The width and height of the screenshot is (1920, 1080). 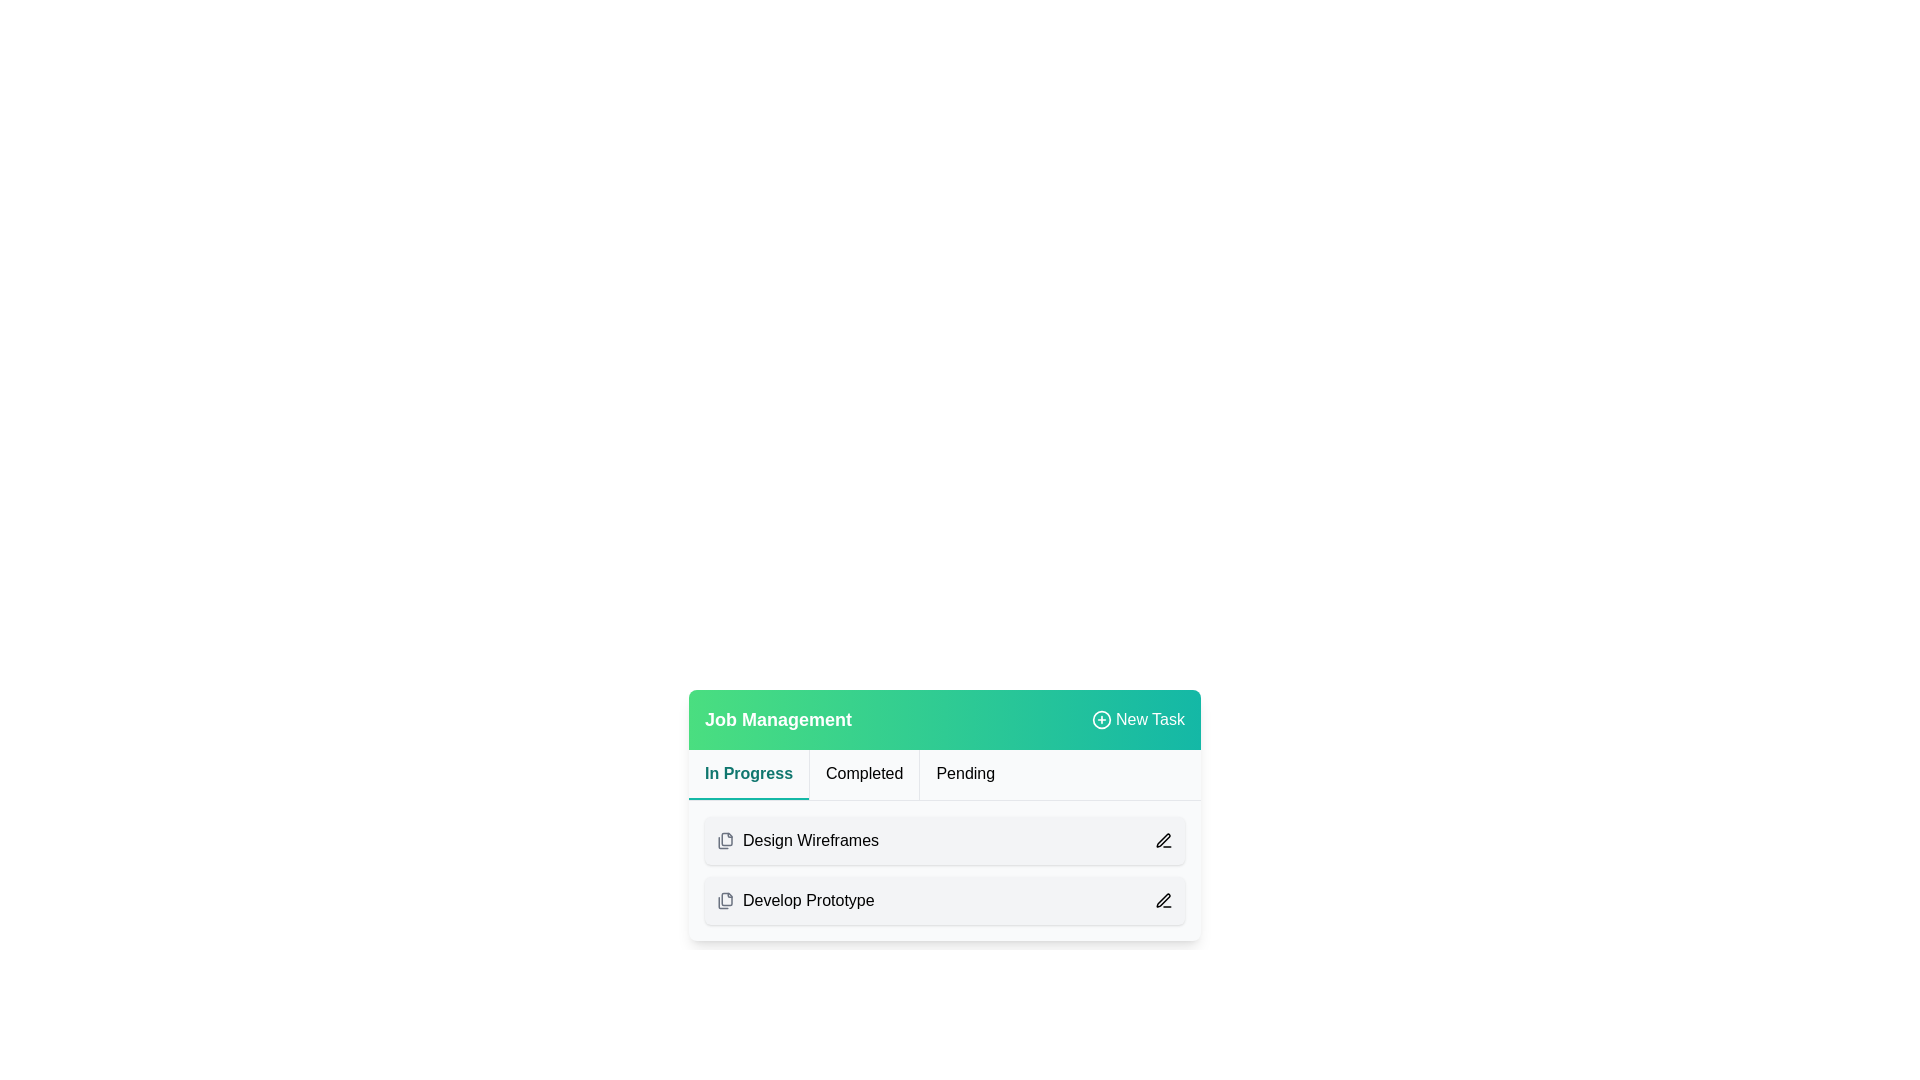 What do you see at coordinates (864, 774) in the screenshot?
I see `the 'Completed' navigation tab button` at bounding box center [864, 774].